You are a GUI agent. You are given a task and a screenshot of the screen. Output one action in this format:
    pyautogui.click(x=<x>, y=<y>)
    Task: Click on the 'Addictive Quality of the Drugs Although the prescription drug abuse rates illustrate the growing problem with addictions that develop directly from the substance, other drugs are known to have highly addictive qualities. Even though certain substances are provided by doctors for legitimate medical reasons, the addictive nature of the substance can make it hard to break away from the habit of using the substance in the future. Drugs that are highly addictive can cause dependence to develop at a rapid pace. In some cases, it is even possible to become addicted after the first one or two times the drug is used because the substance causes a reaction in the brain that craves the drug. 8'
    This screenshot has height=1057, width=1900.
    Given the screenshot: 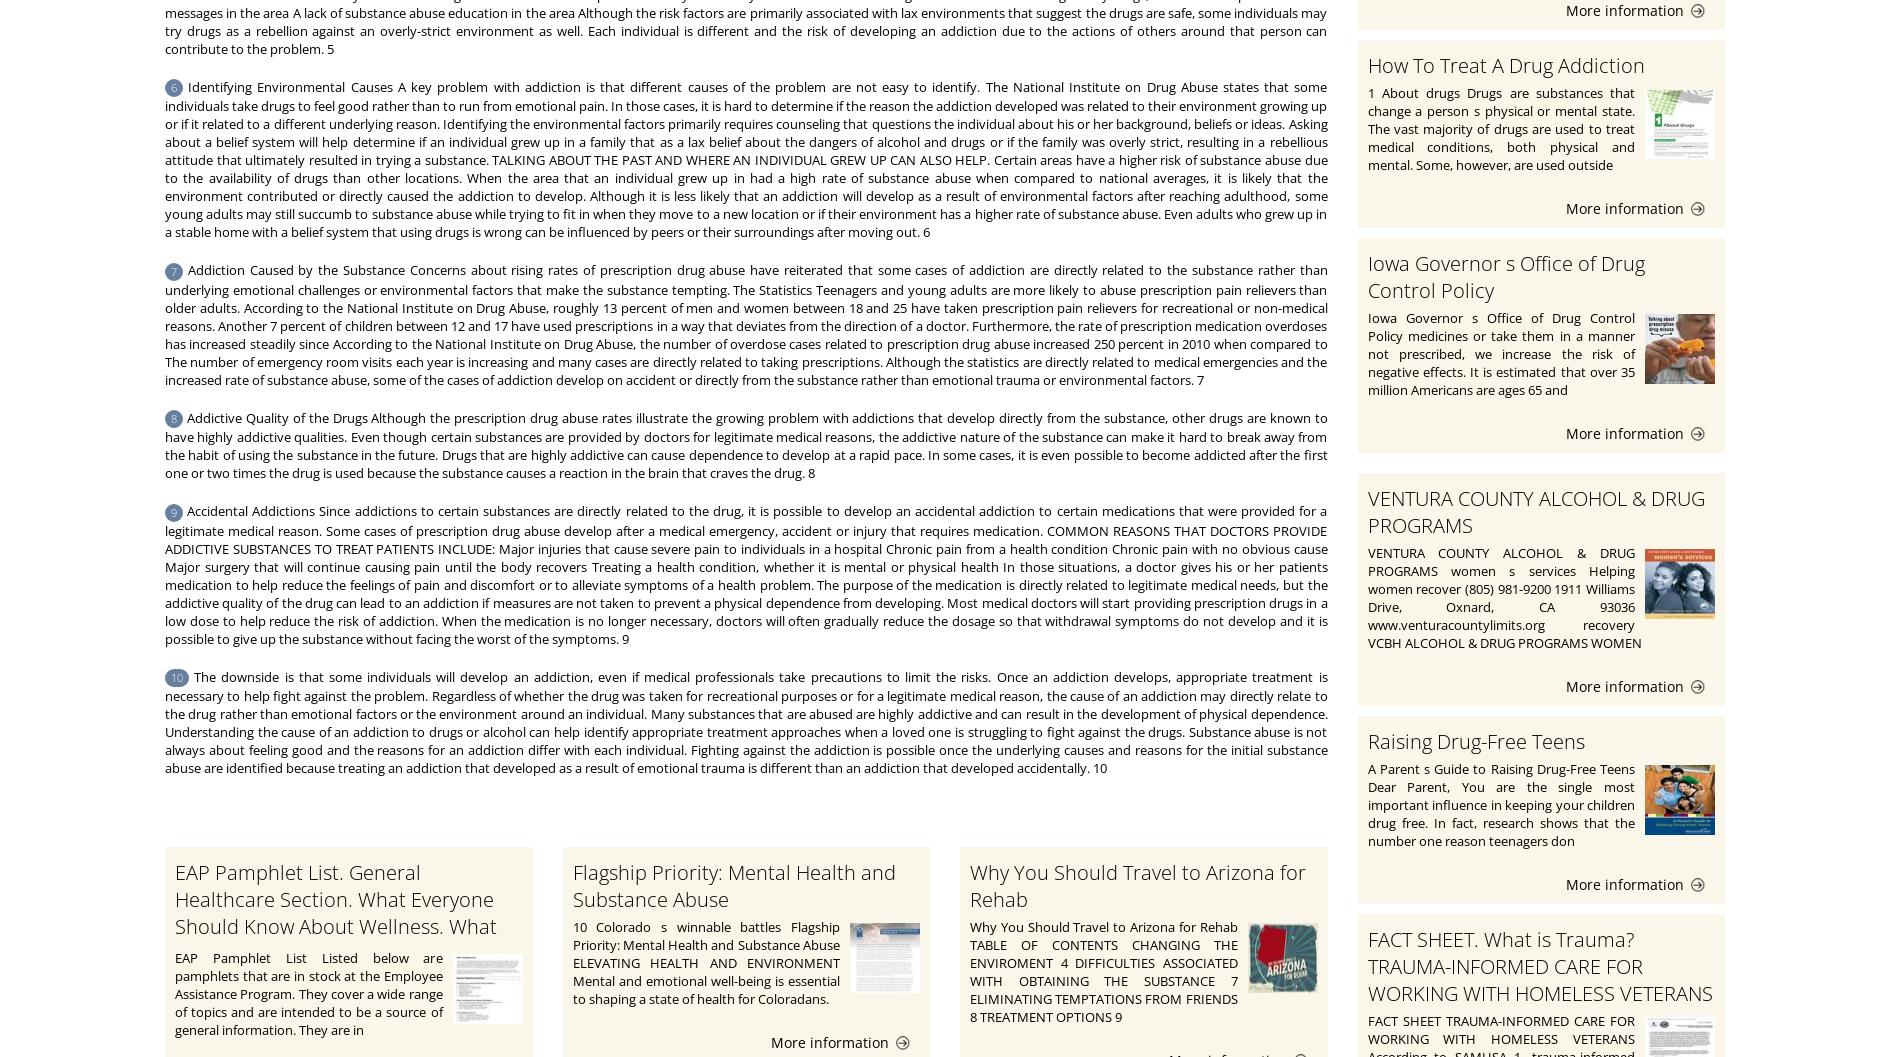 What is the action you would take?
    pyautogui.click(x=744, y=443)
    